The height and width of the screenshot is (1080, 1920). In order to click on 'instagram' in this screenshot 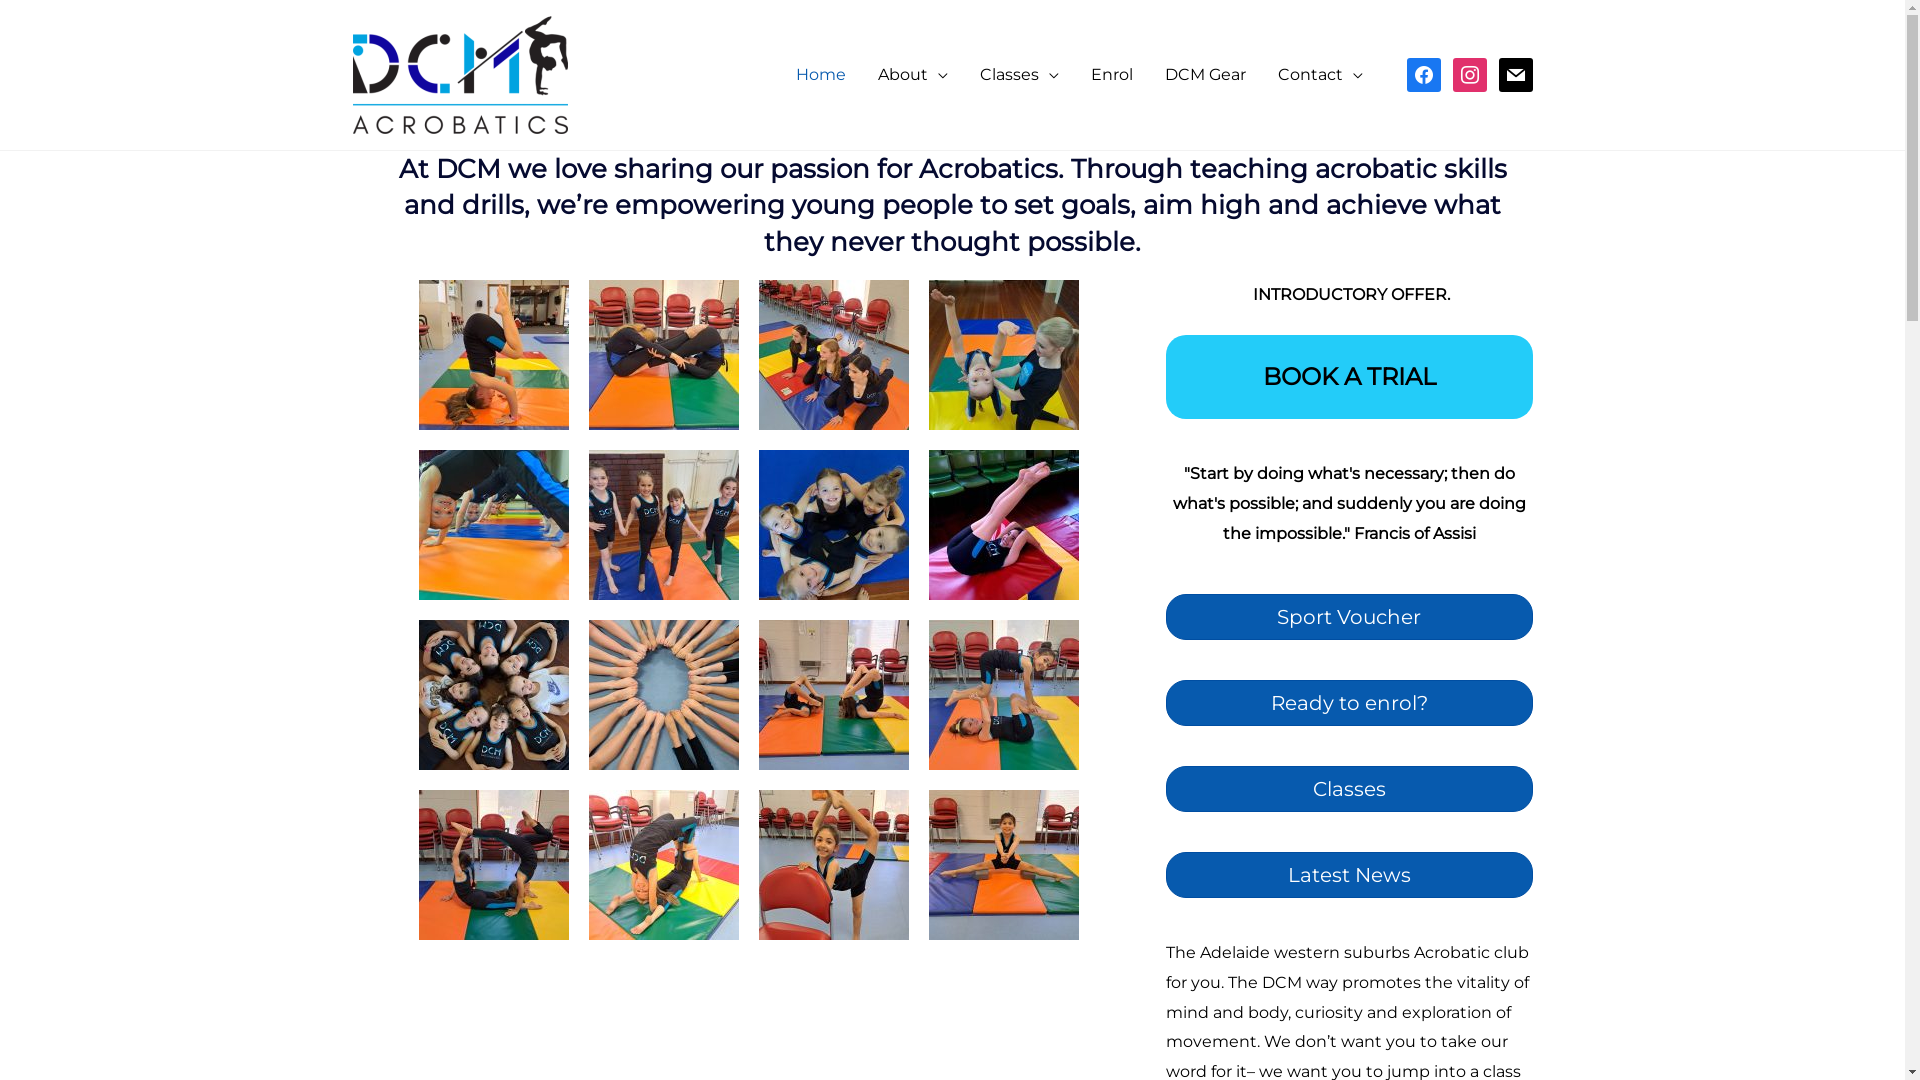, I will do `click(1468, 72)`.